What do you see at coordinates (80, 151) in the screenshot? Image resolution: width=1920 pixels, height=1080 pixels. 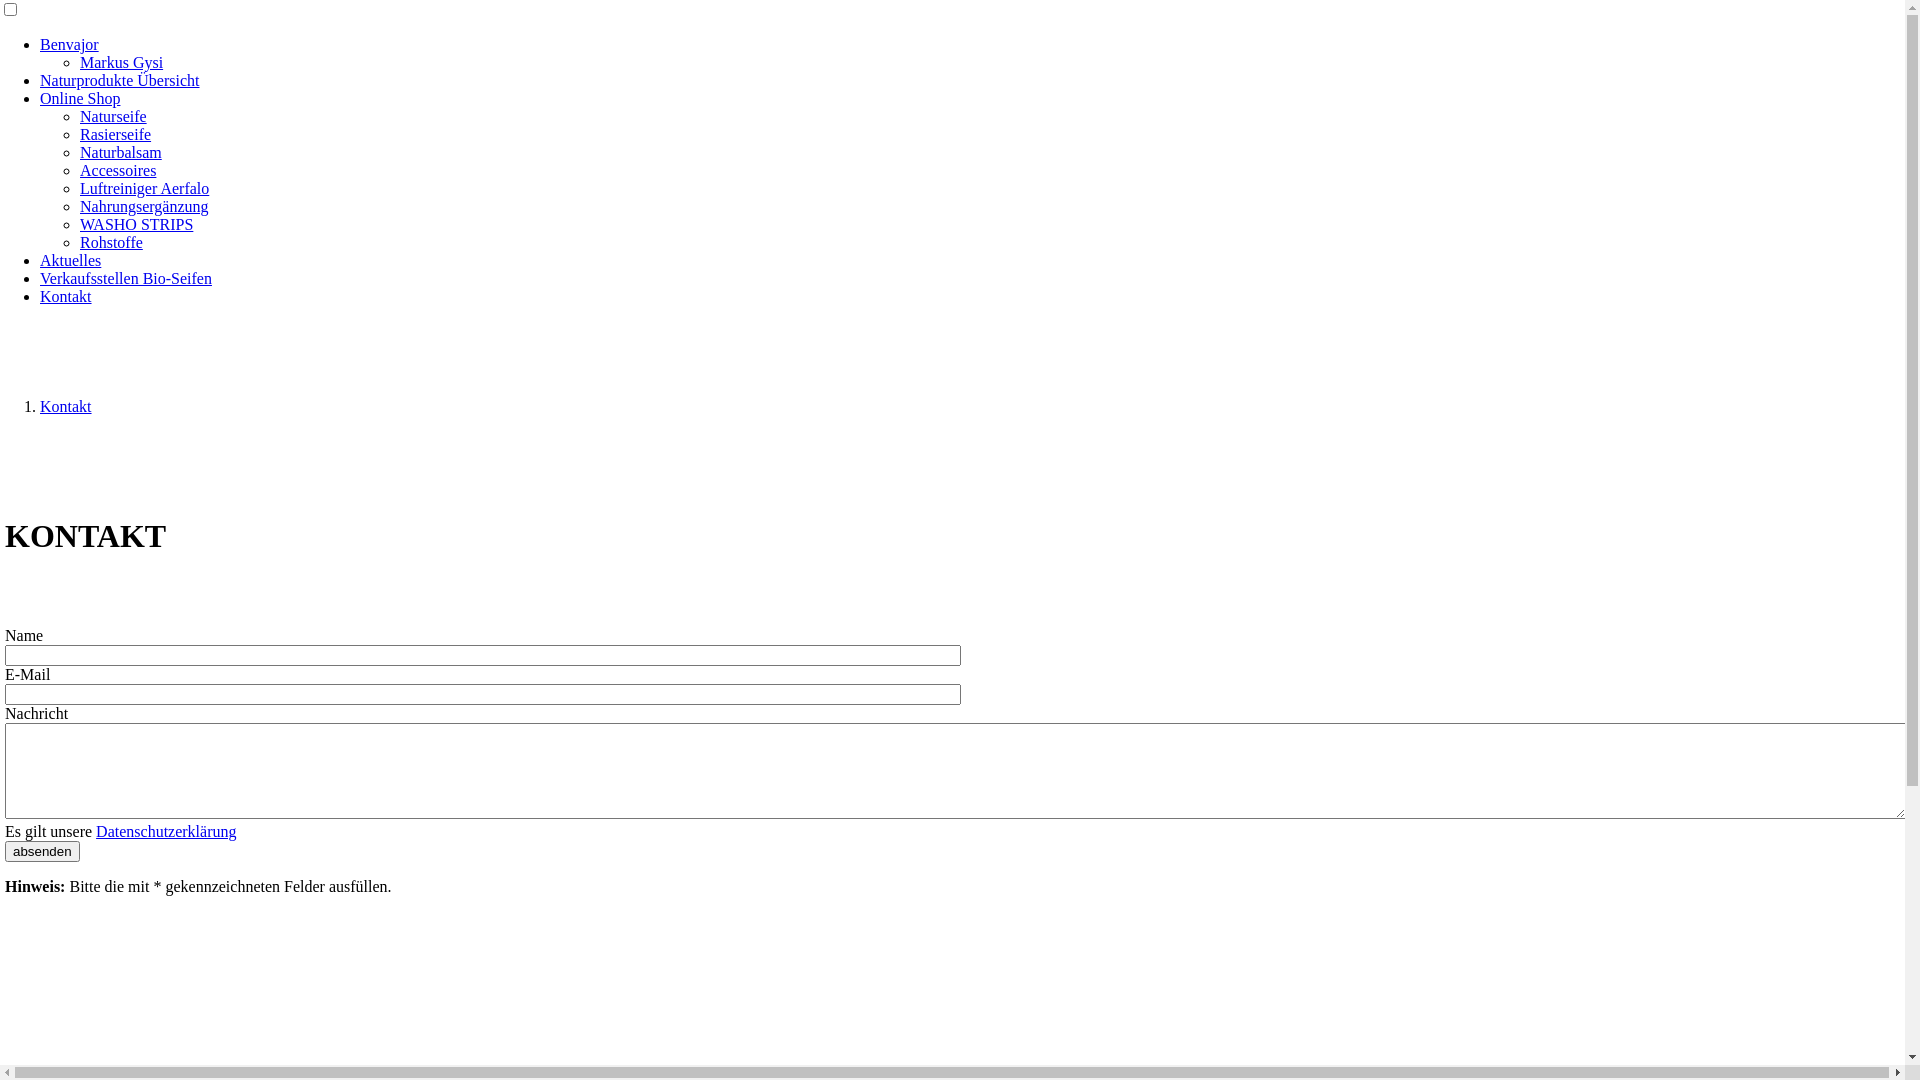 I see `'Naturbalsam'` at bounding box center [80, 151].